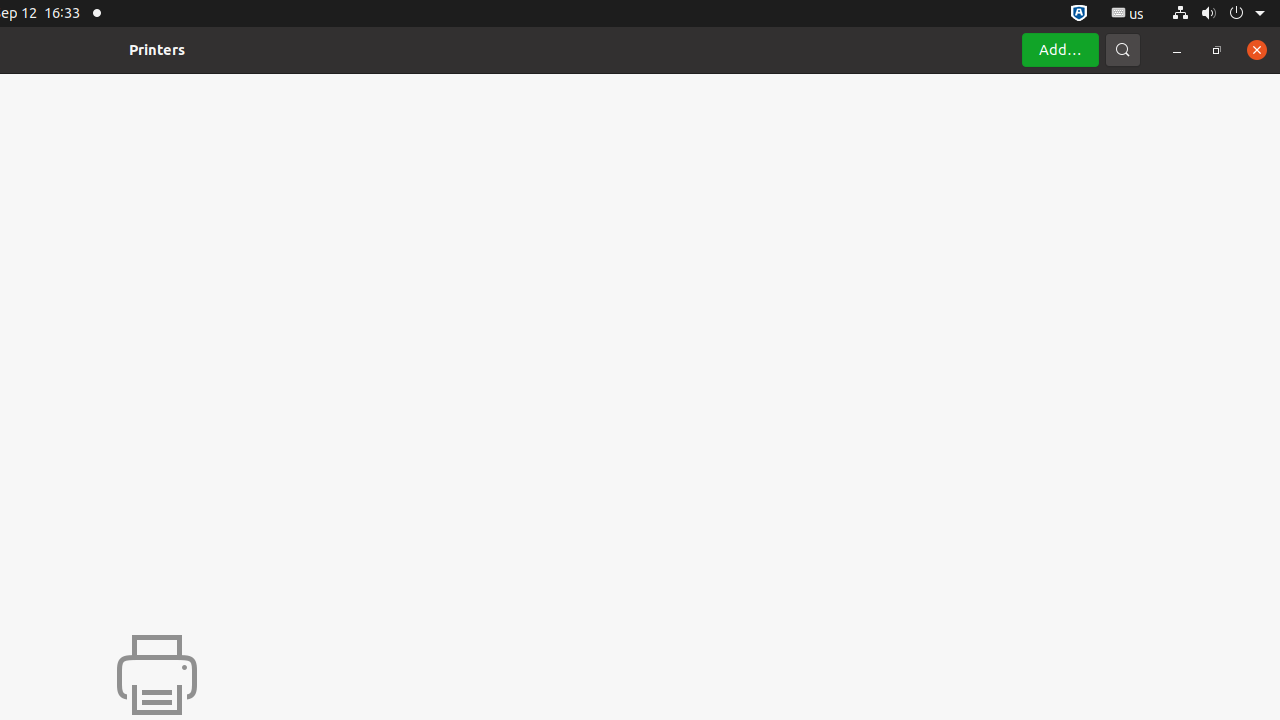  I want to click on 'Restore', so click(1216, 48).